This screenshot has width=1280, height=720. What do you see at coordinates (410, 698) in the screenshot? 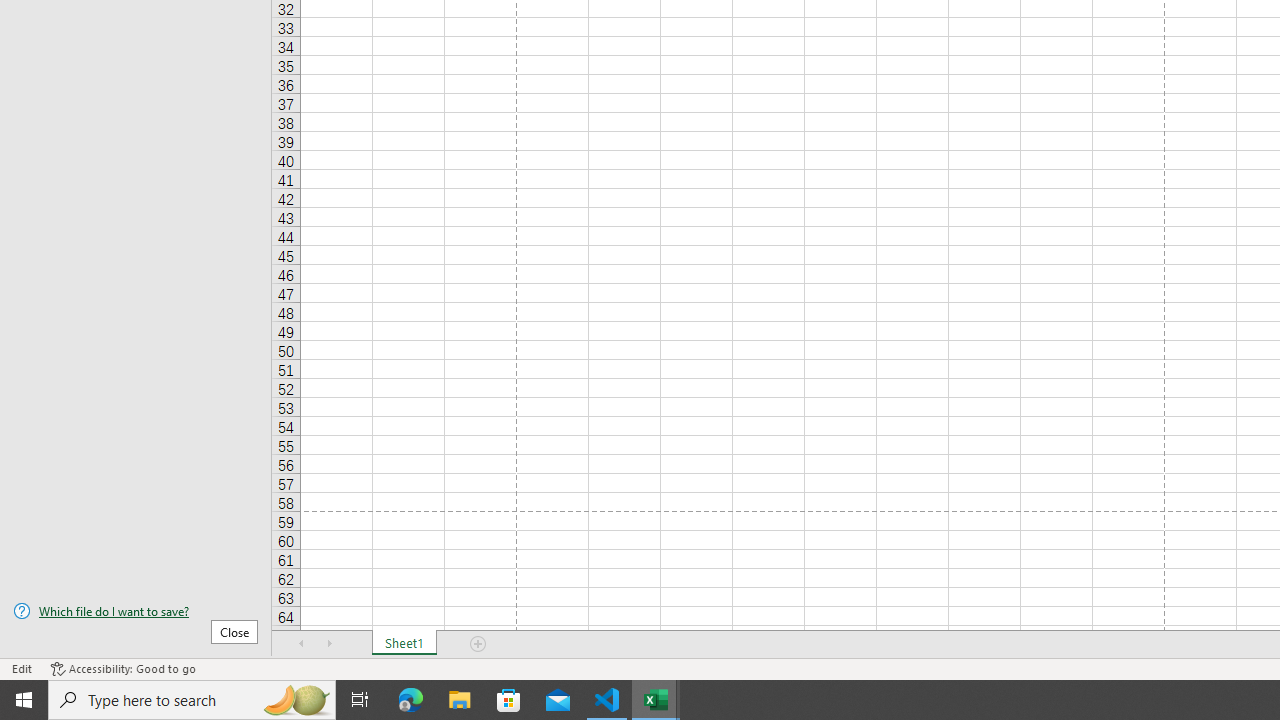
I see `'Microsoft Edge'` at bounding box center [410, 698].